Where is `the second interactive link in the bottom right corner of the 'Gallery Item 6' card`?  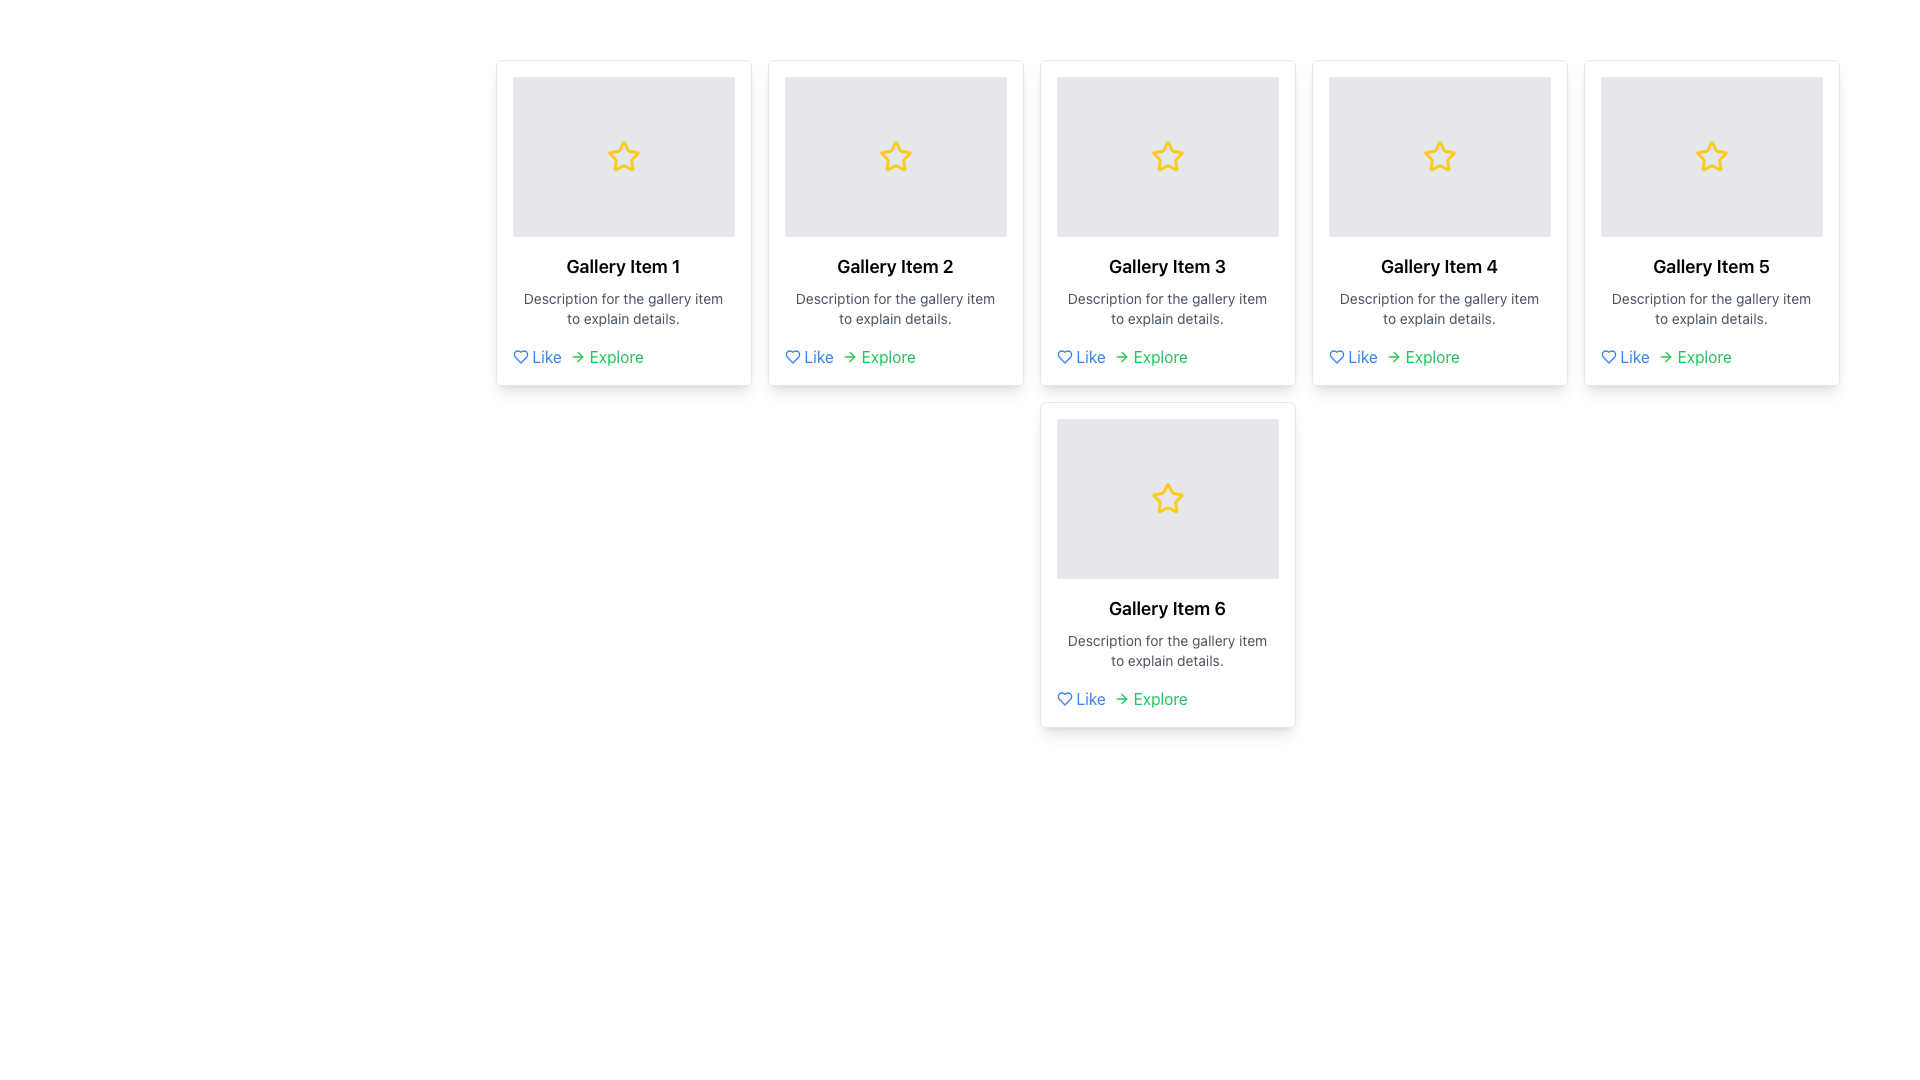 the second interactive link in the bottom right corner of the 'Gallery Item 6' card is located at coordinates (1150, 697).